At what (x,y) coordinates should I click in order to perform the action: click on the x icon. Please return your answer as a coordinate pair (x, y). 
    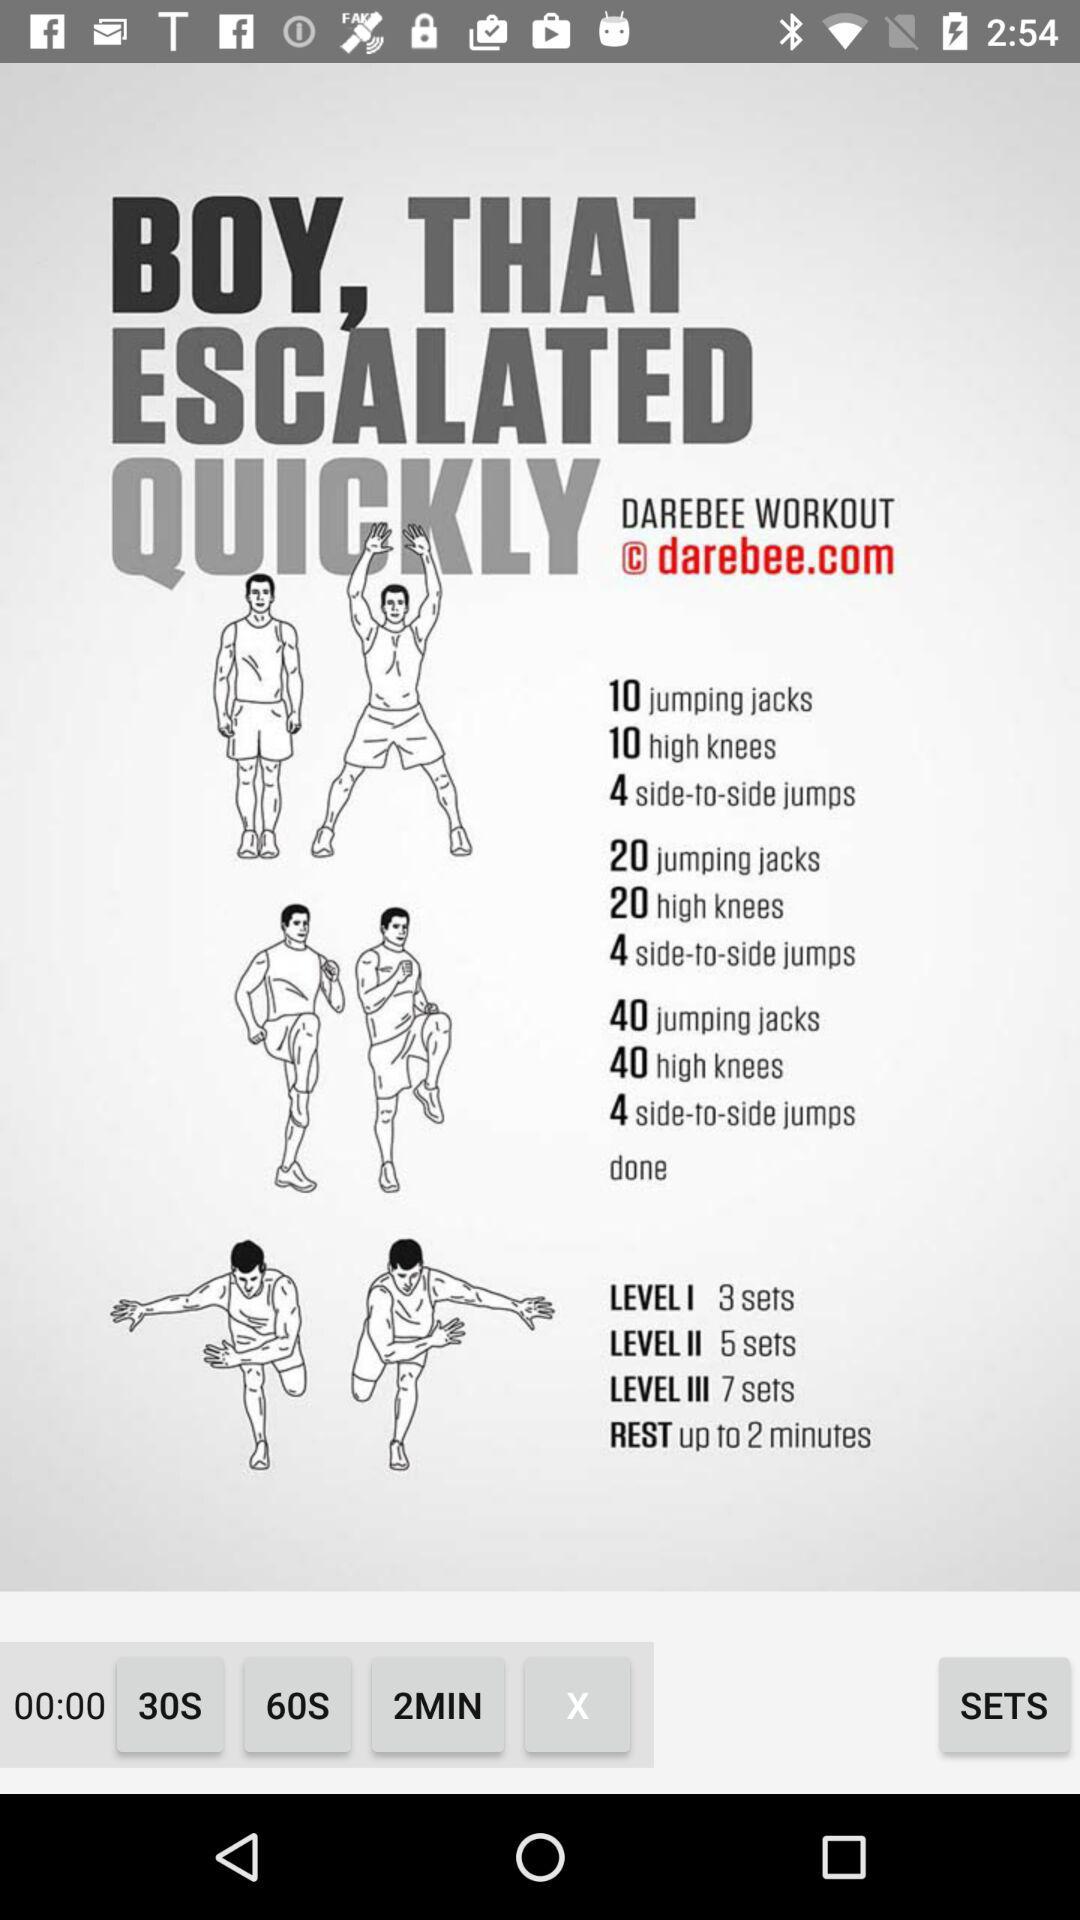
    Looking at the image, I should click on (577, 1703).